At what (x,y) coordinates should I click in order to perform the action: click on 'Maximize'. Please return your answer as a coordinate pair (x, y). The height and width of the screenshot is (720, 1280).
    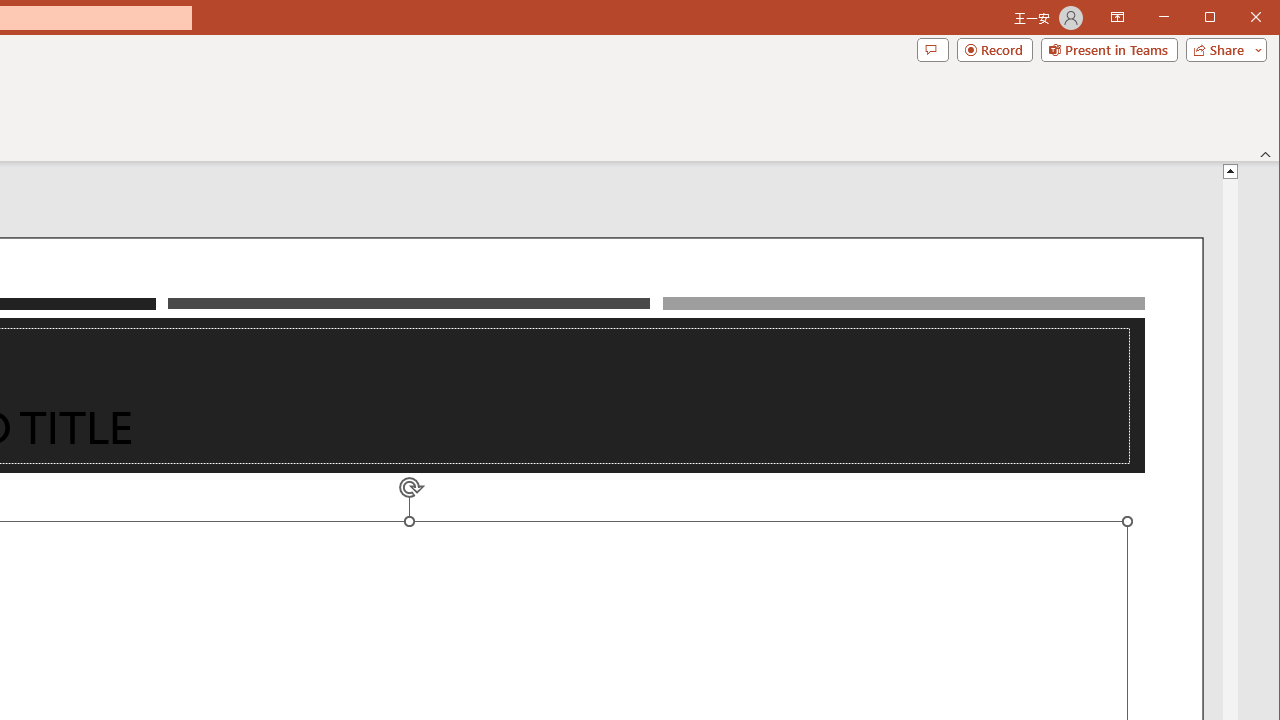
    Looking at the image, I should click on (1238, 19).